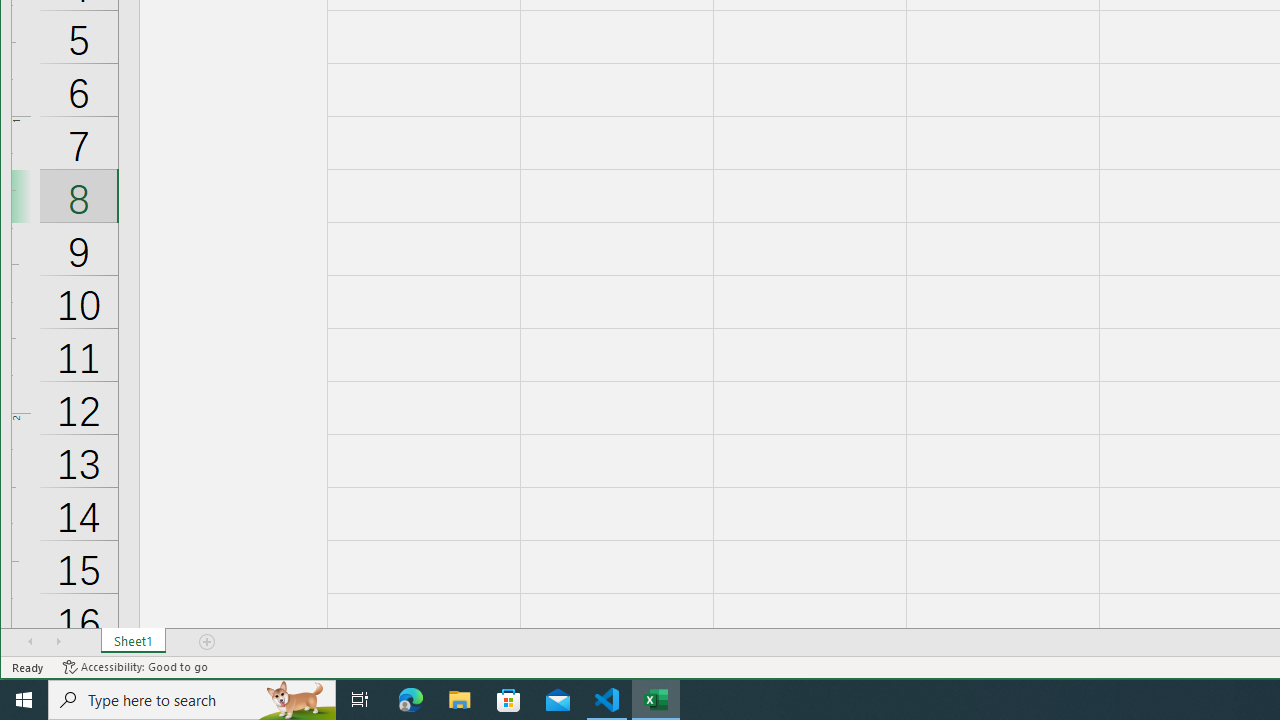  I want to click on 'Accessibility Checker Accessibility: Good to go', so click(134, 667).